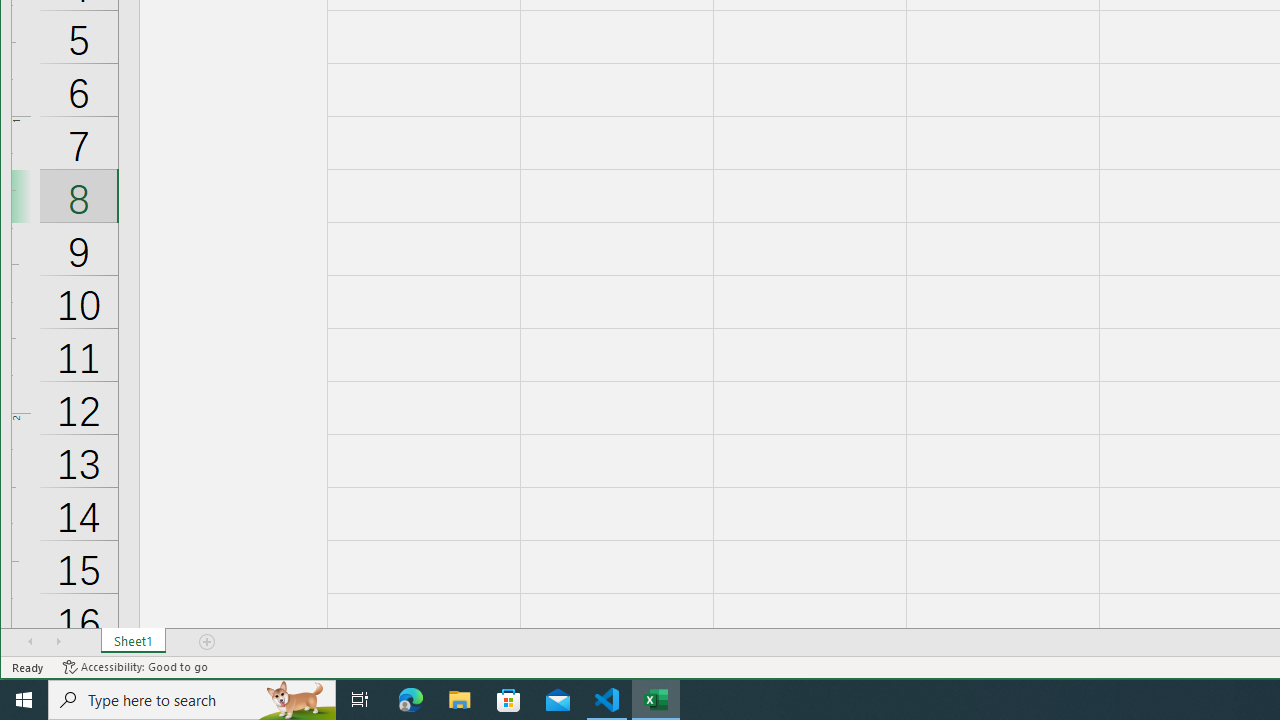  I want to click on 'Accessibility Checker Accessibility: Good to go', so click(134, 667).